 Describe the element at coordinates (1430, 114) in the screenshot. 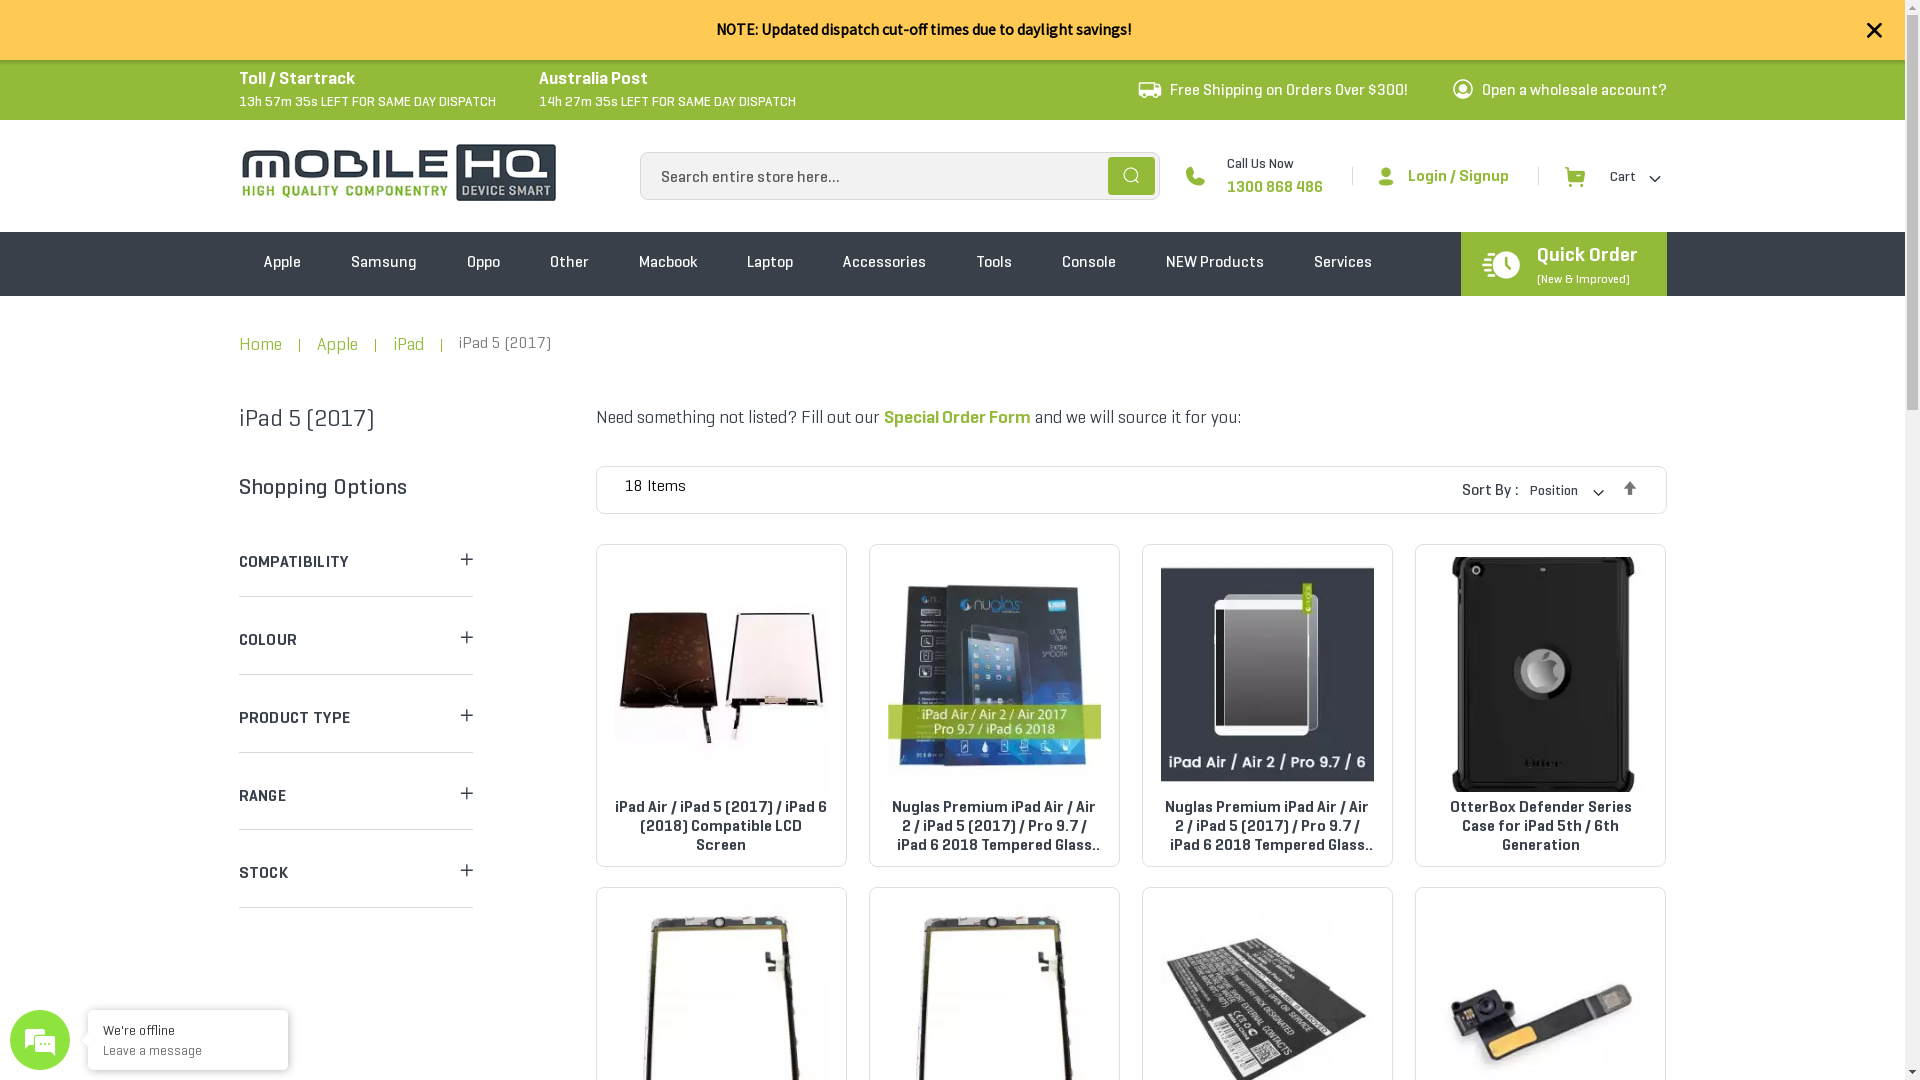

I see `'Login'` at that location.